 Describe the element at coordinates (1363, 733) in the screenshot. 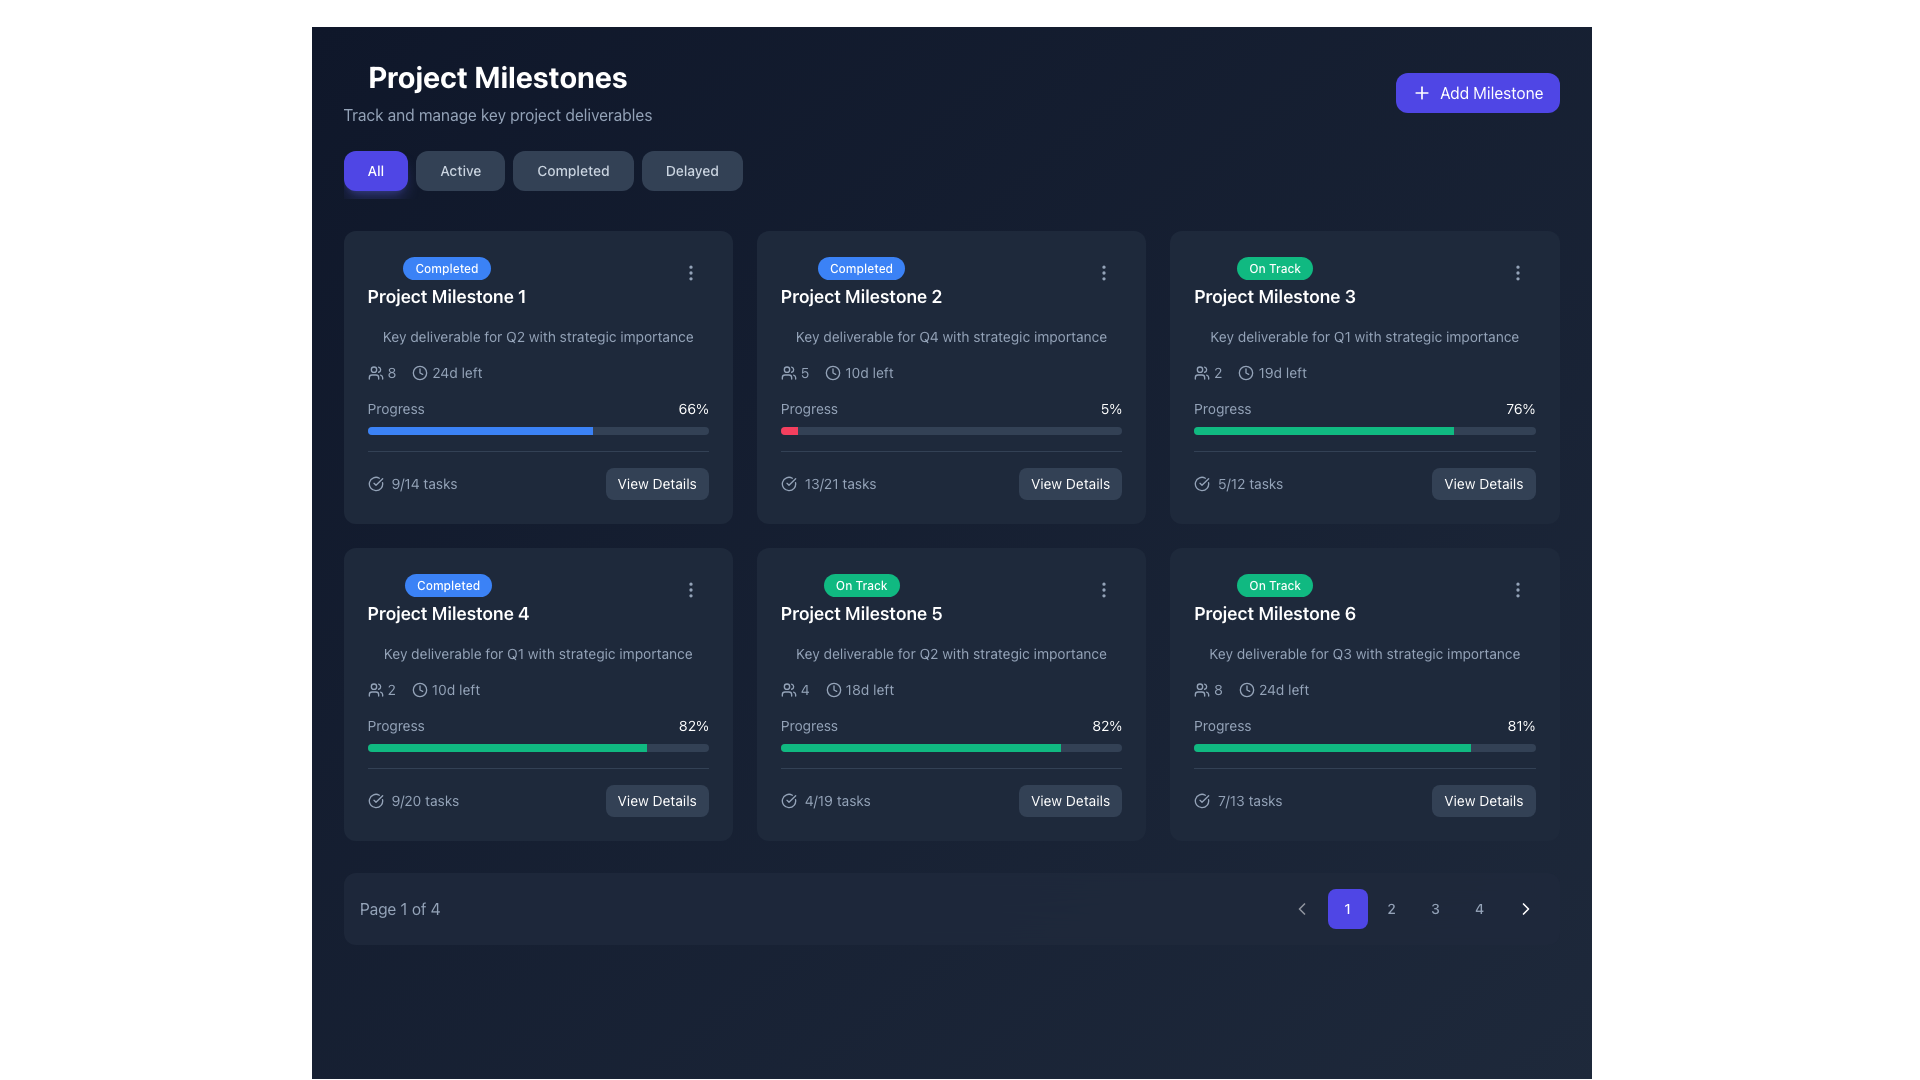

I see `the completion progress of the 'Project Milestone 6' by visually inspecting the progress bar located in the bottom-right corner of the project card` at that location.